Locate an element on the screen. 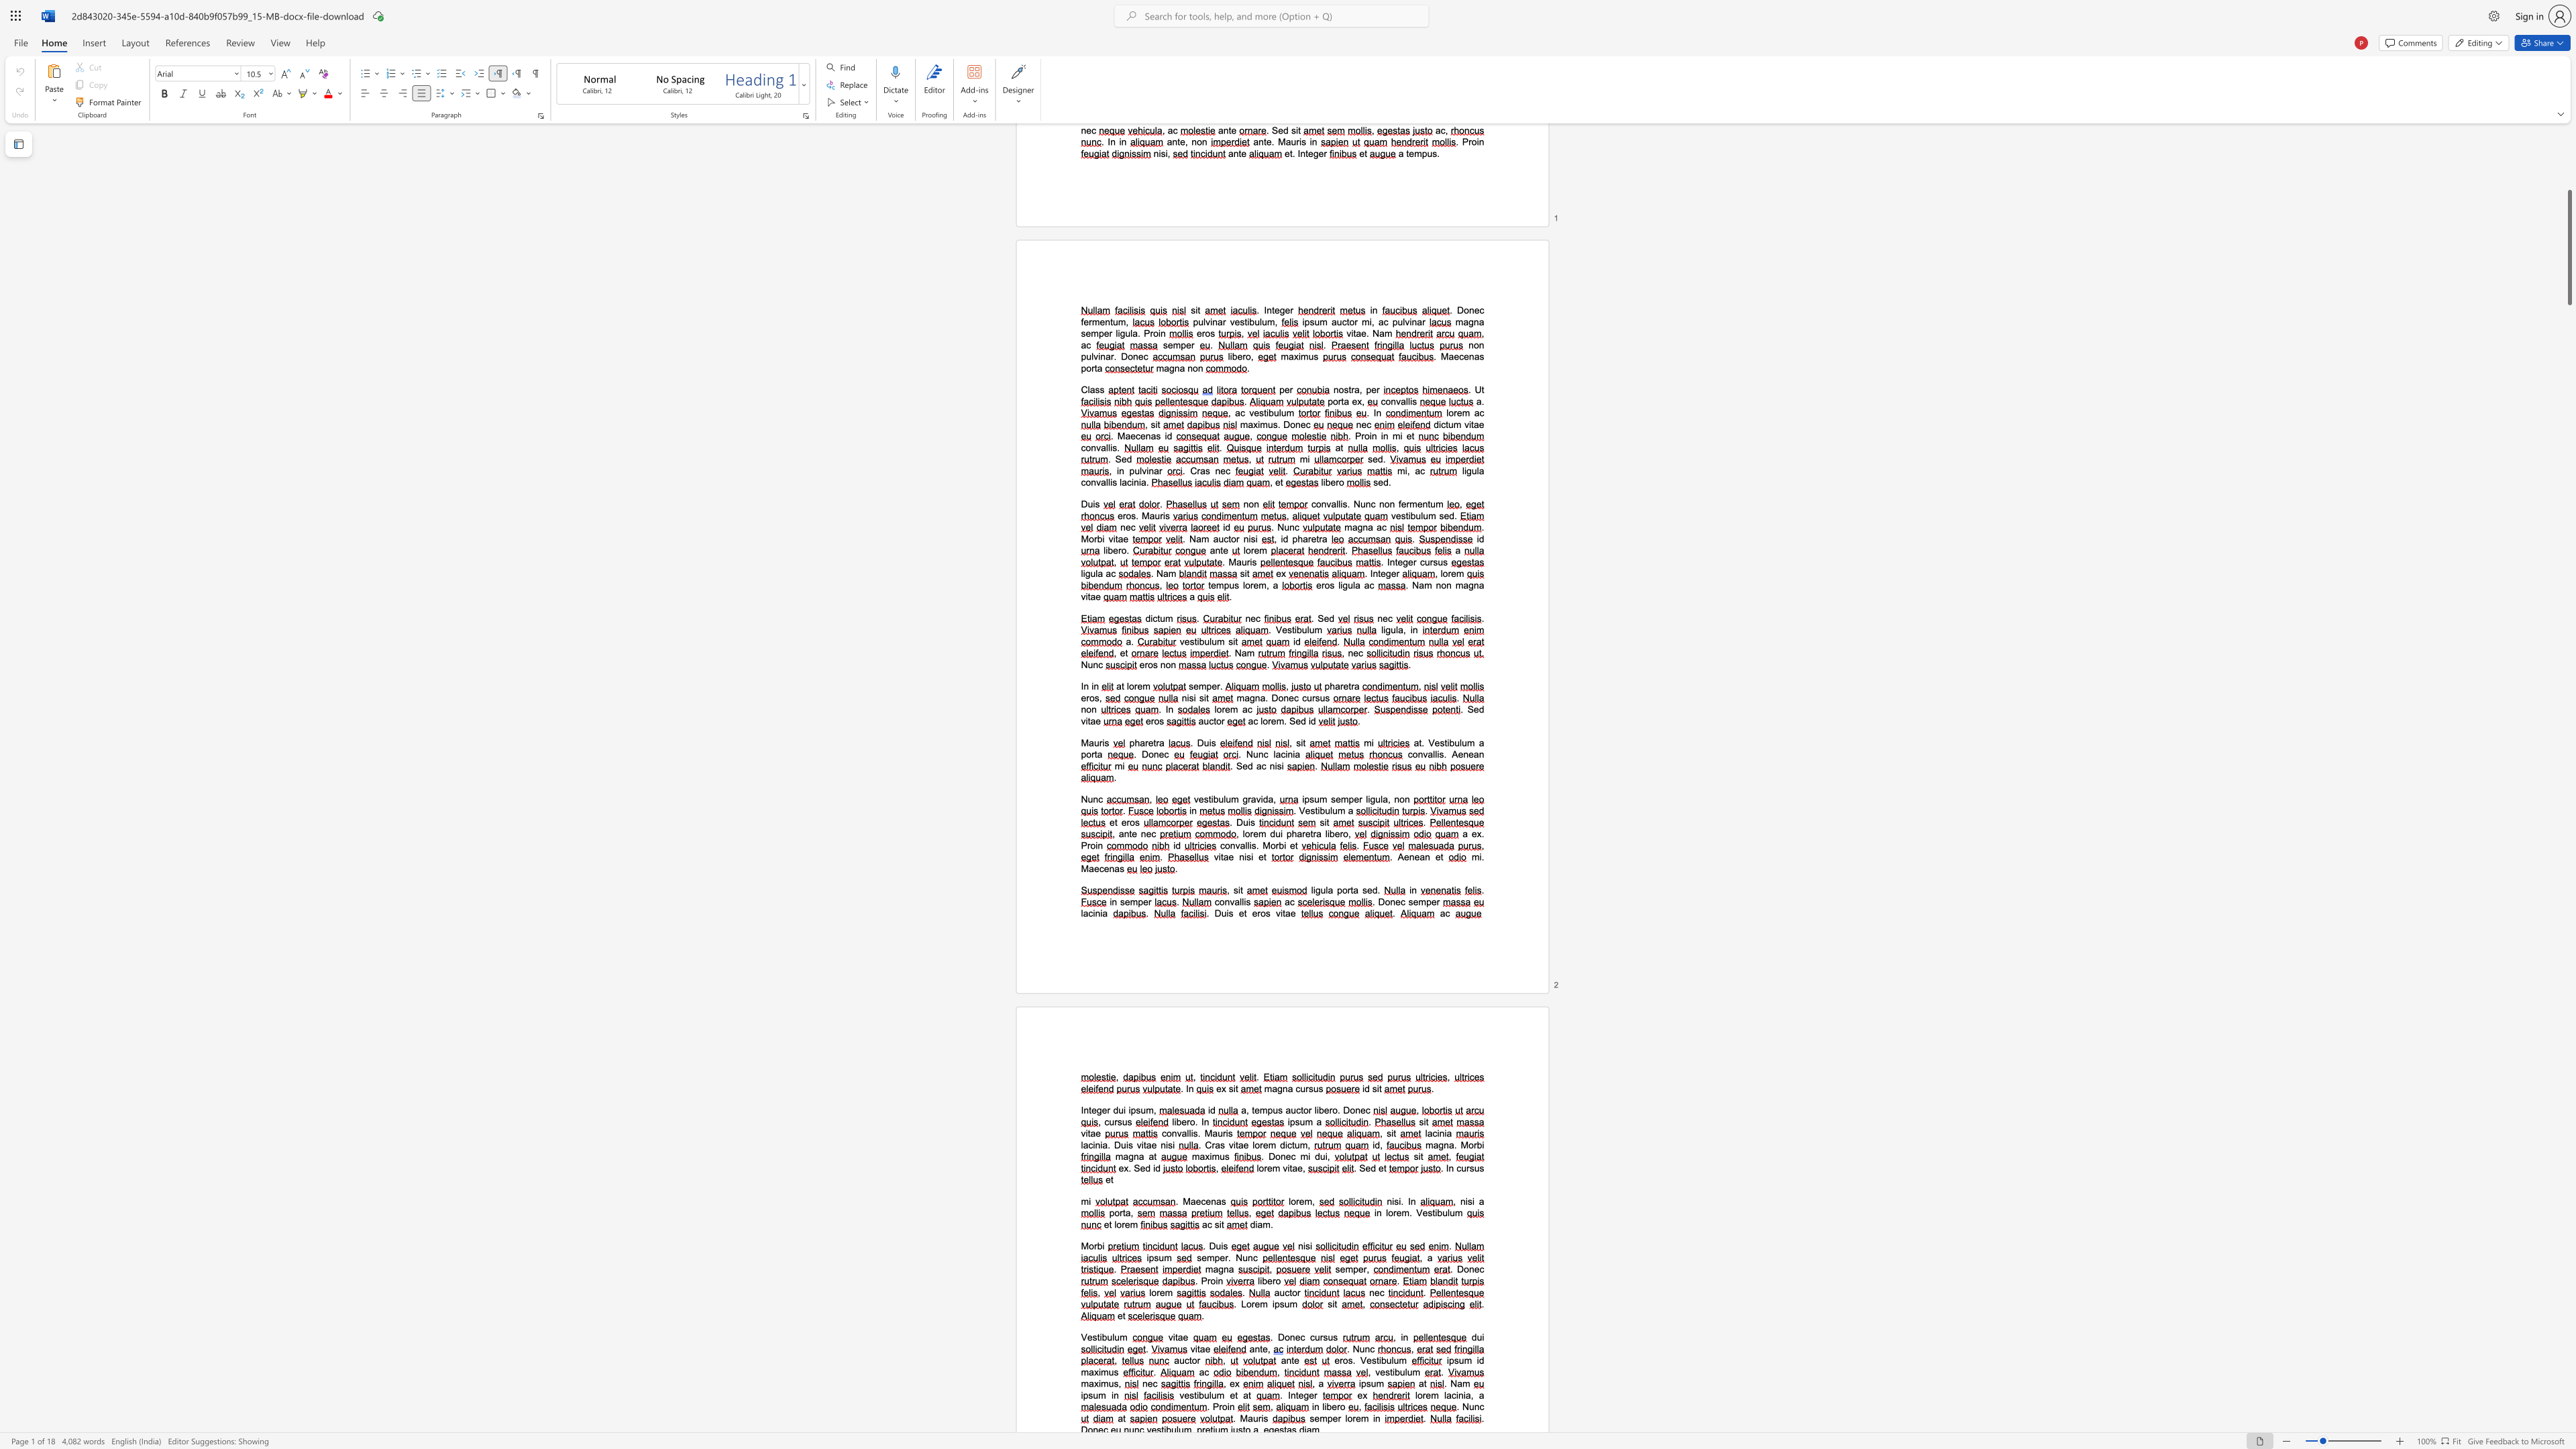 This screenshot has width=2576, height=1449. the 1th character "p" in the text is located at coordinates (1140, 902).